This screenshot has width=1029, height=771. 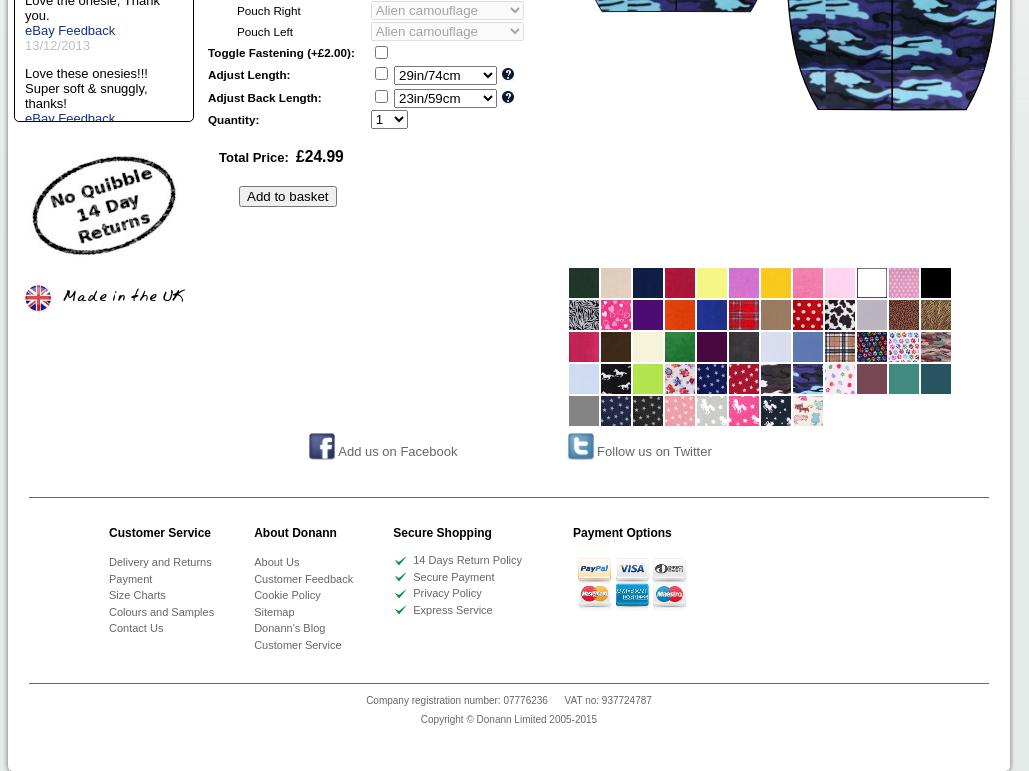 What do you see at coordinates (654, 450) in the screenshot?
I see `'Follow us on Twitter'` at bounding box center [654, 450].